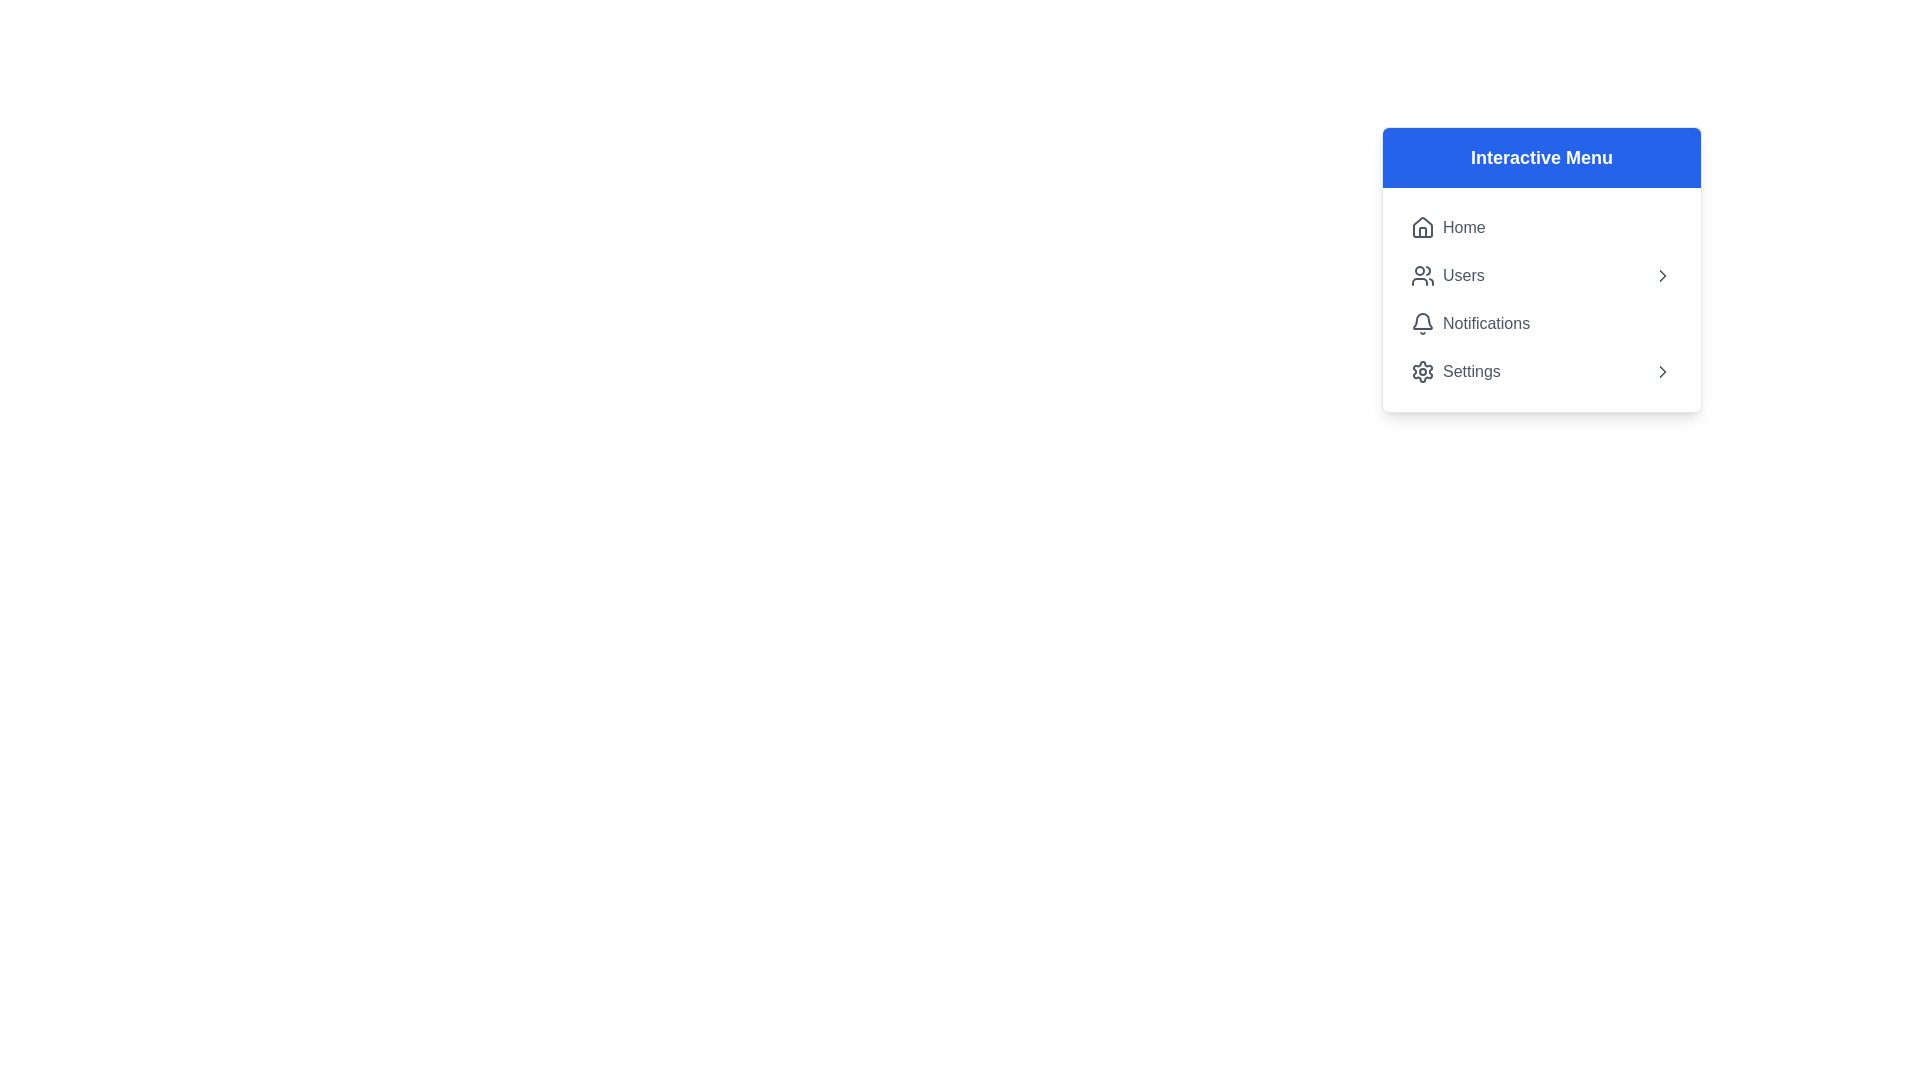 Image resolution: width=1920 pixels, height=1080 pixels. What do you see at coordinates (1421, 226) in the screenshot?
I see `the 'Home' menu icon located in the vertical menu to the left of the 'Home' label for interaction` at bounding box center [1421, 226].